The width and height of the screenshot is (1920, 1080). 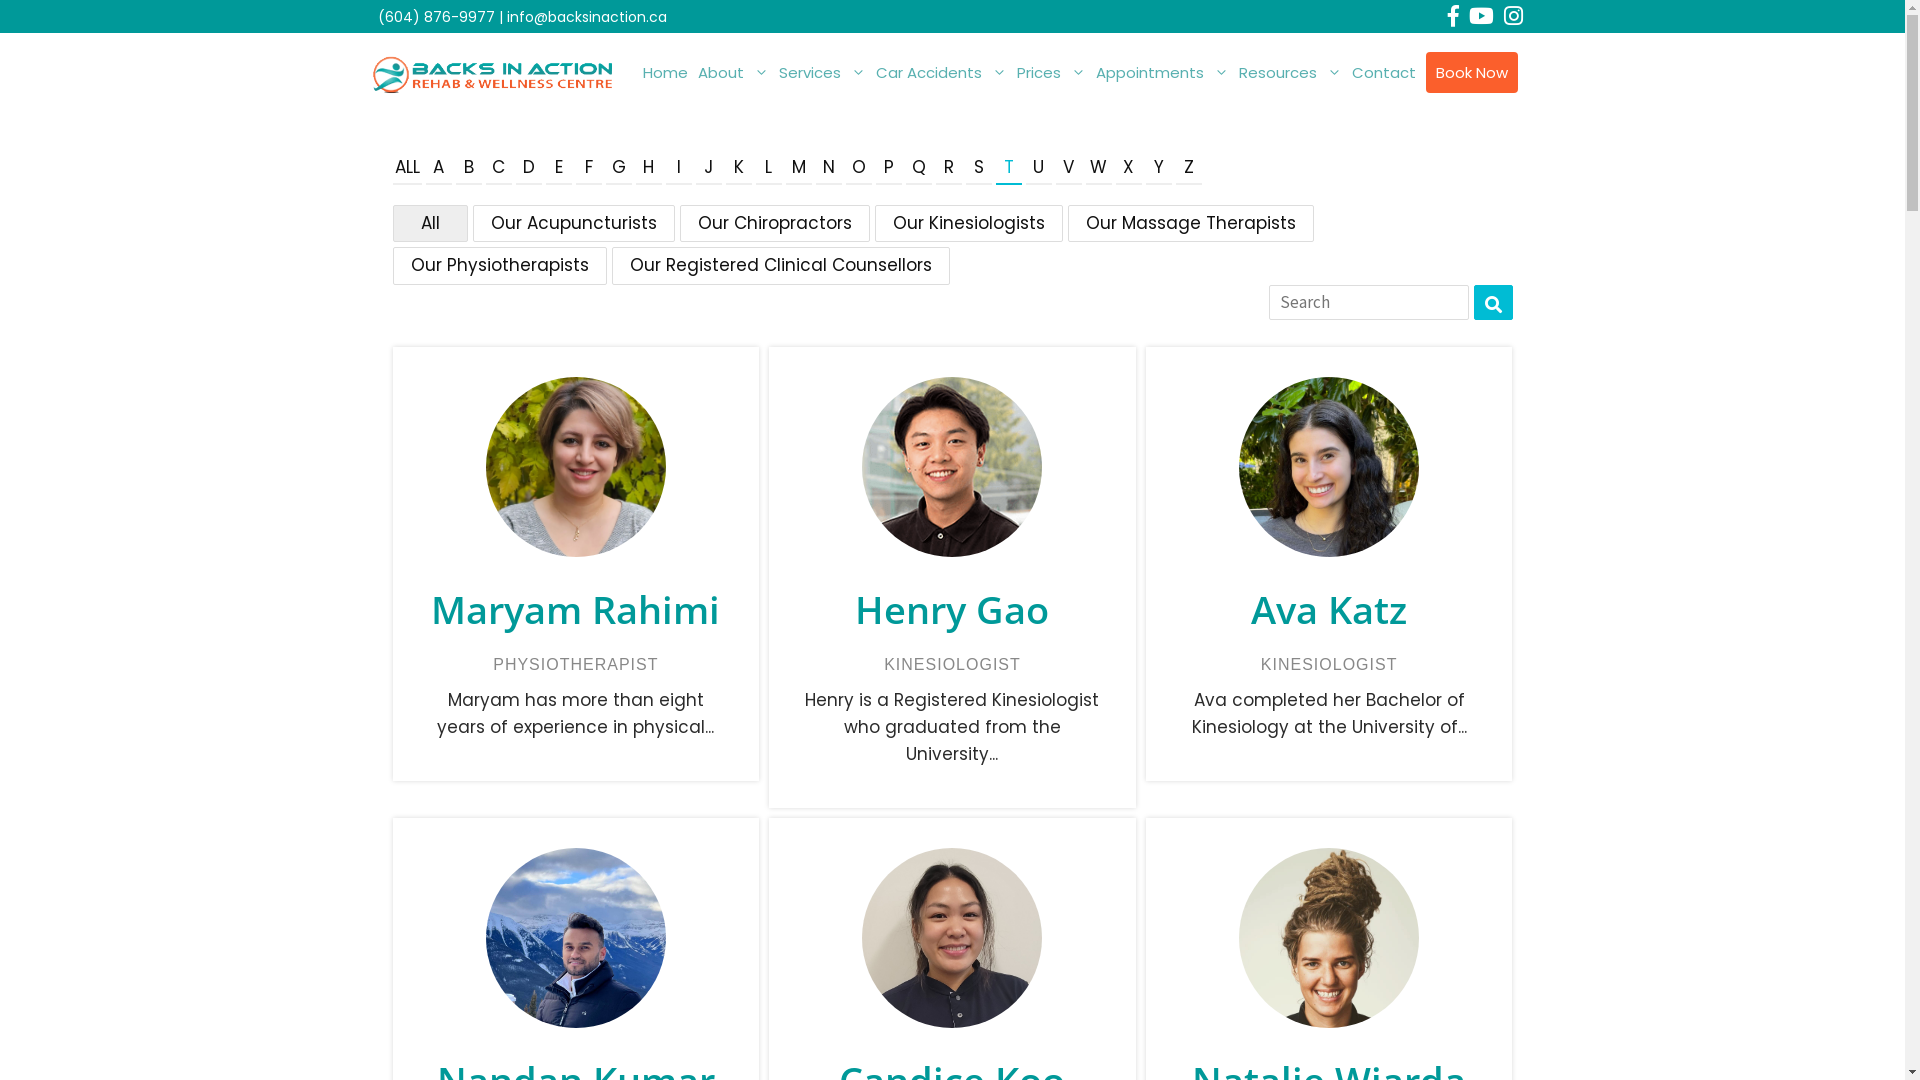 What do you see at coordinates (1470, 72) in the screenshot?
I see `'Book Now'` at bounding box center [1470, 72].